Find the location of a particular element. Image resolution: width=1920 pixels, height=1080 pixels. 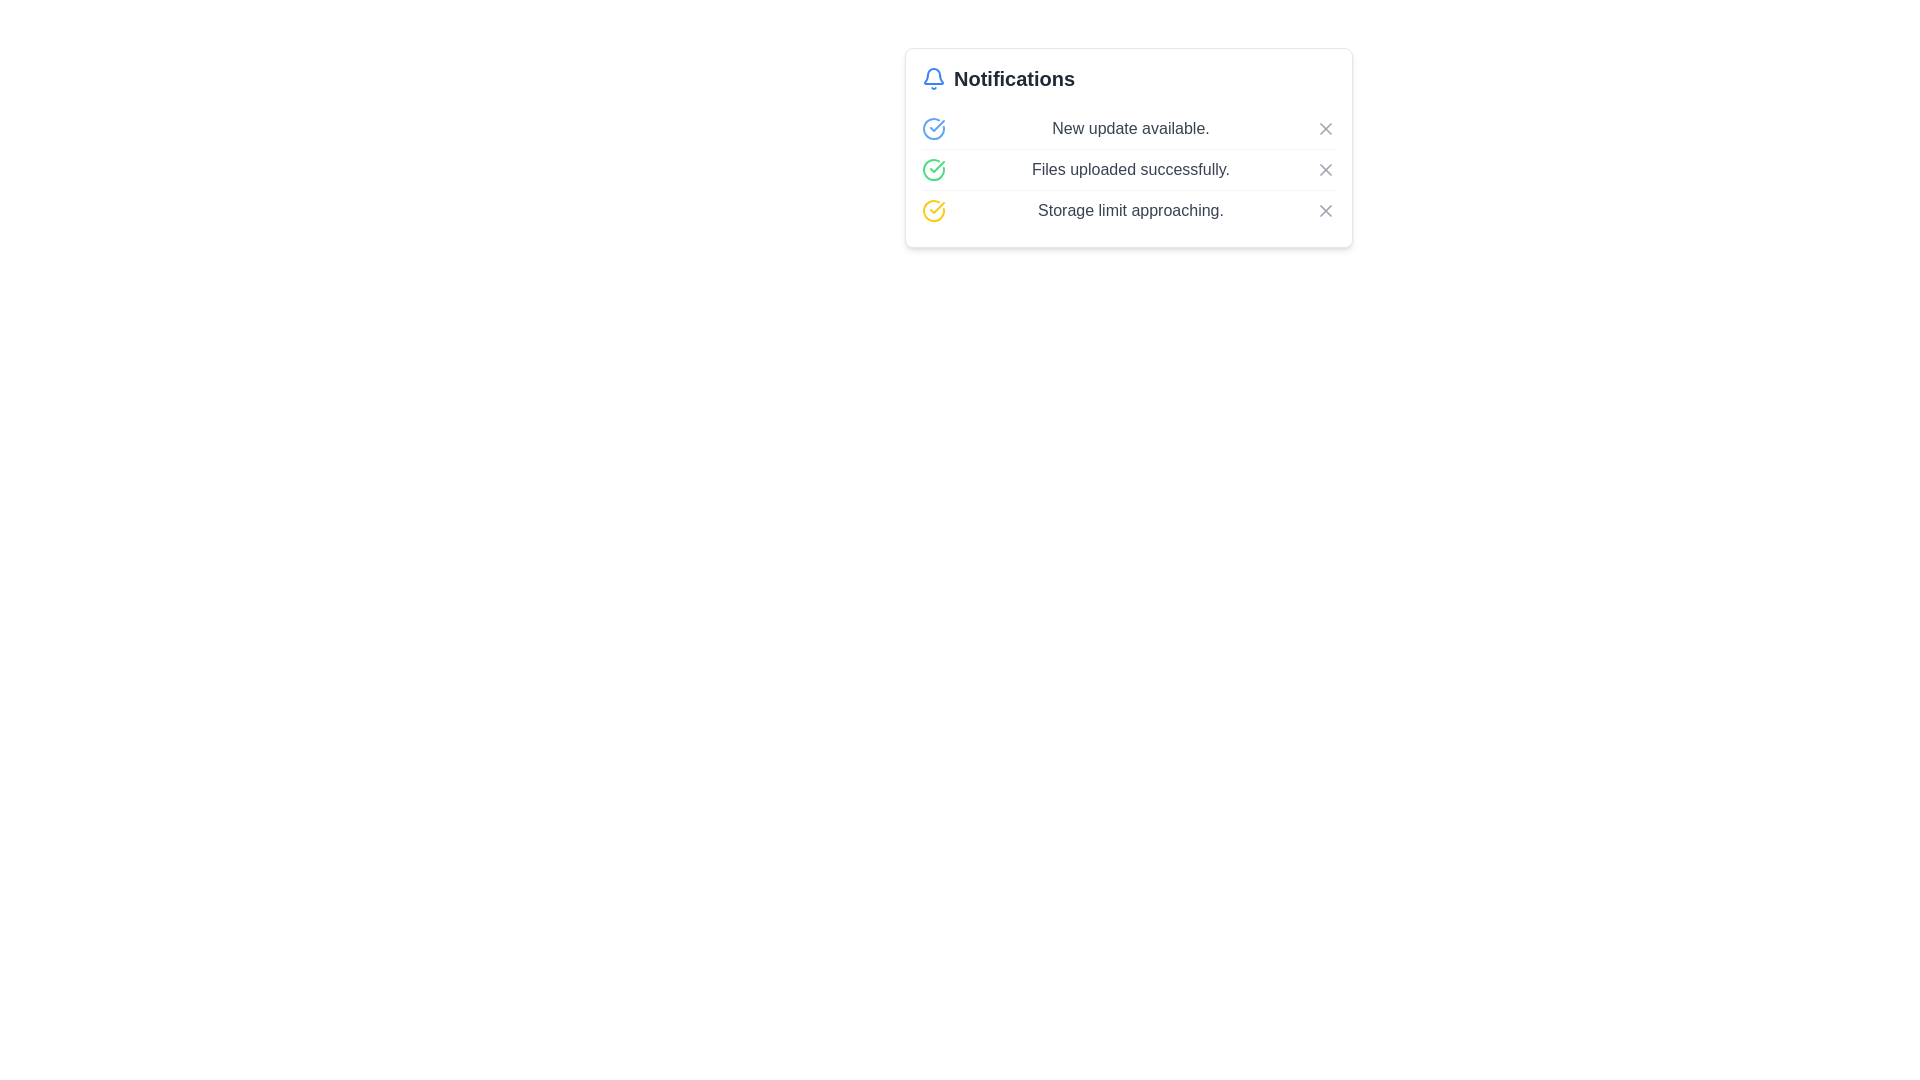

the checkmark-like icon representing successful file uploads in the notification interface, which is part of an SVG element is located at coordinates (936, 126).